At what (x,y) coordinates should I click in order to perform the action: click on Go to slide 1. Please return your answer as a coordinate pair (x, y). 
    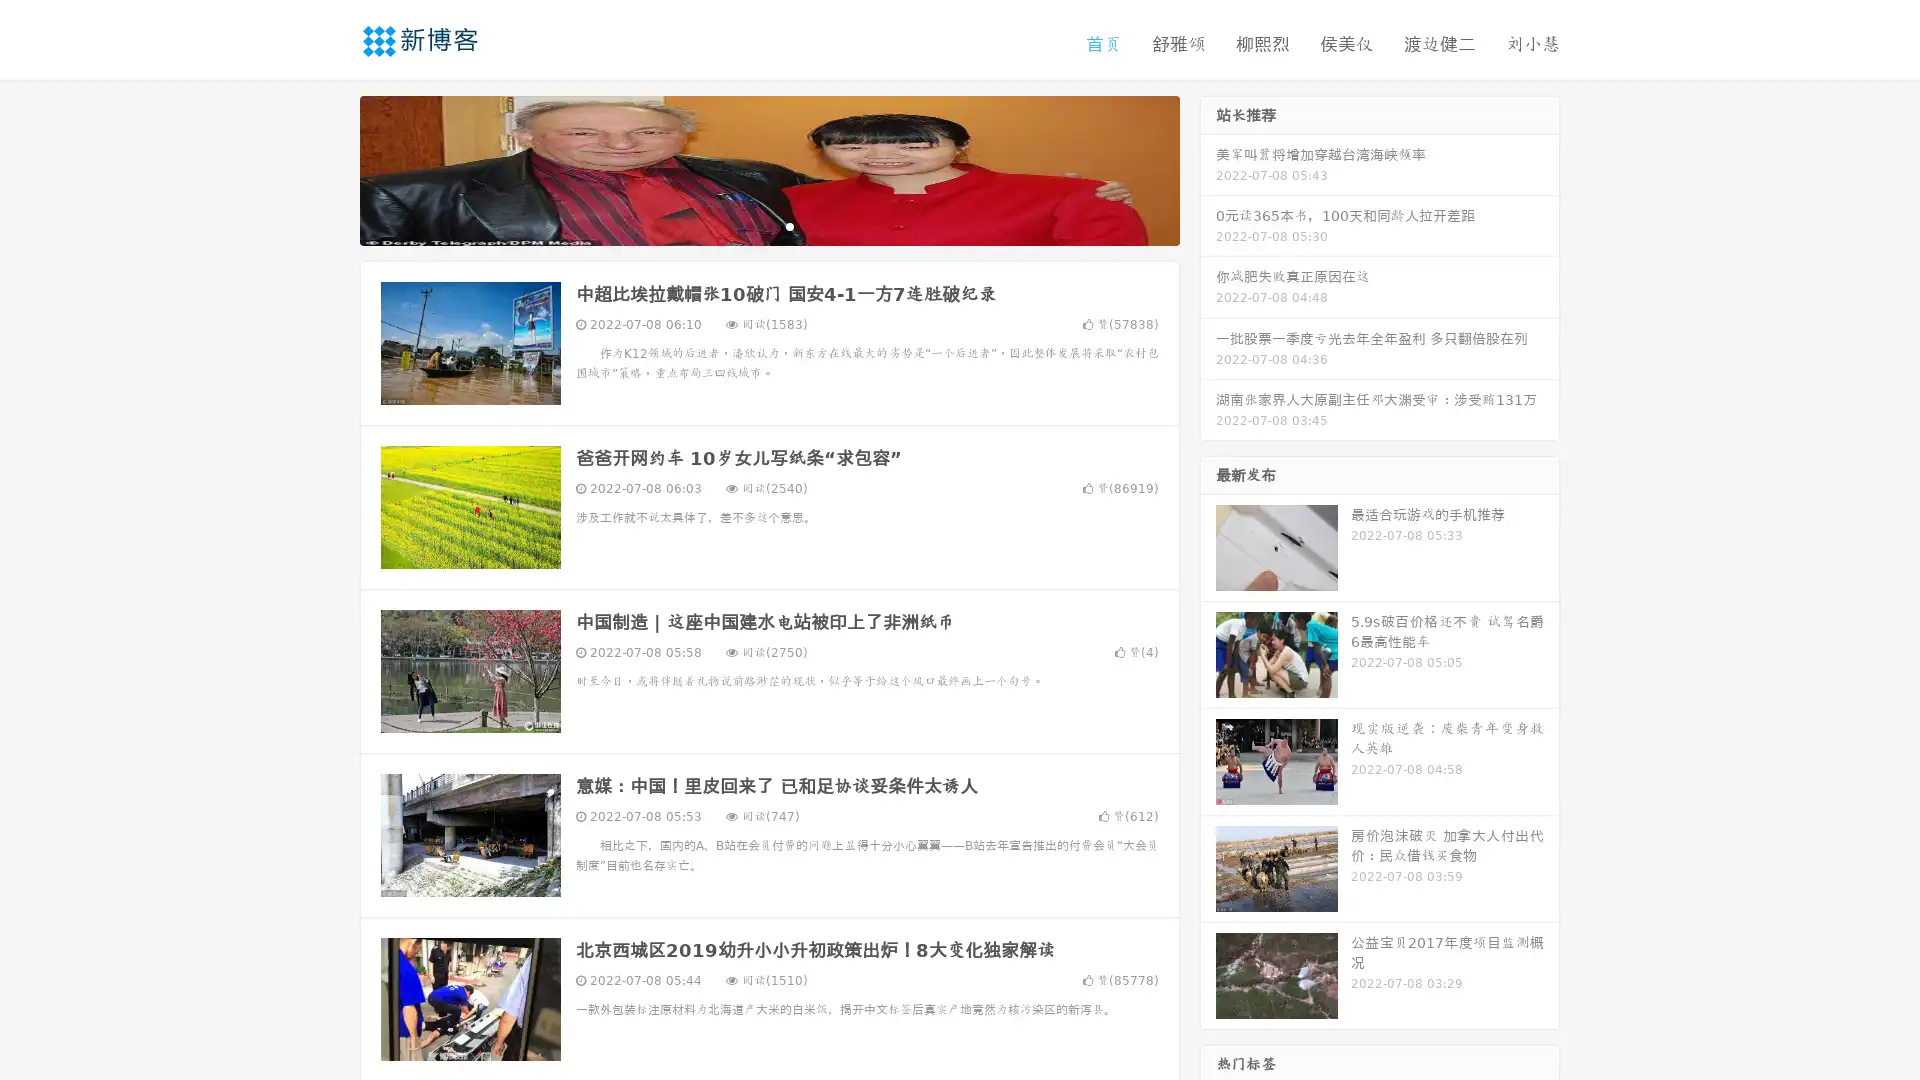
    Looking at the image, I should click on (748, 225).